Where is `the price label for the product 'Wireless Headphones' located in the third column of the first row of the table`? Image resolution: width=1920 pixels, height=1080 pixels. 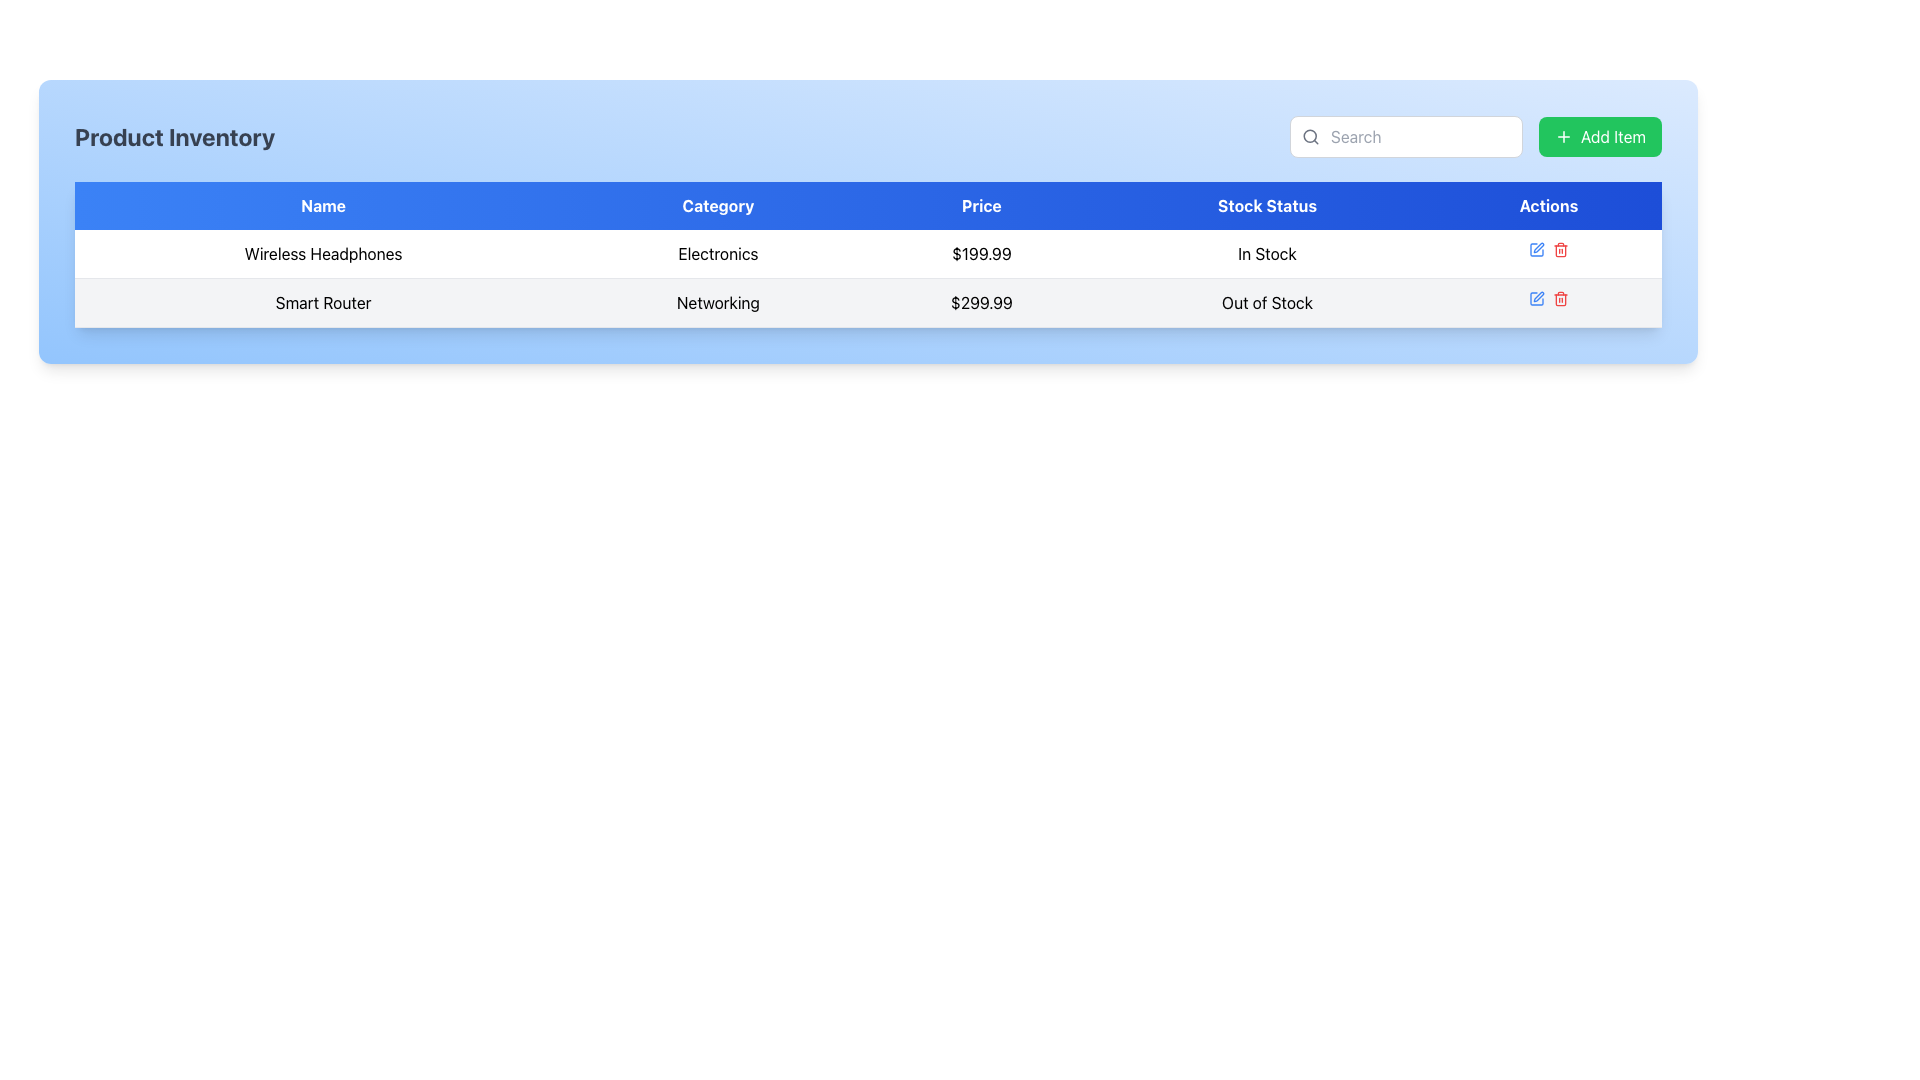 the price label for the product 'Wireless Headphones' located in the third column of the first row of the table is located at coordinates (981, 253).